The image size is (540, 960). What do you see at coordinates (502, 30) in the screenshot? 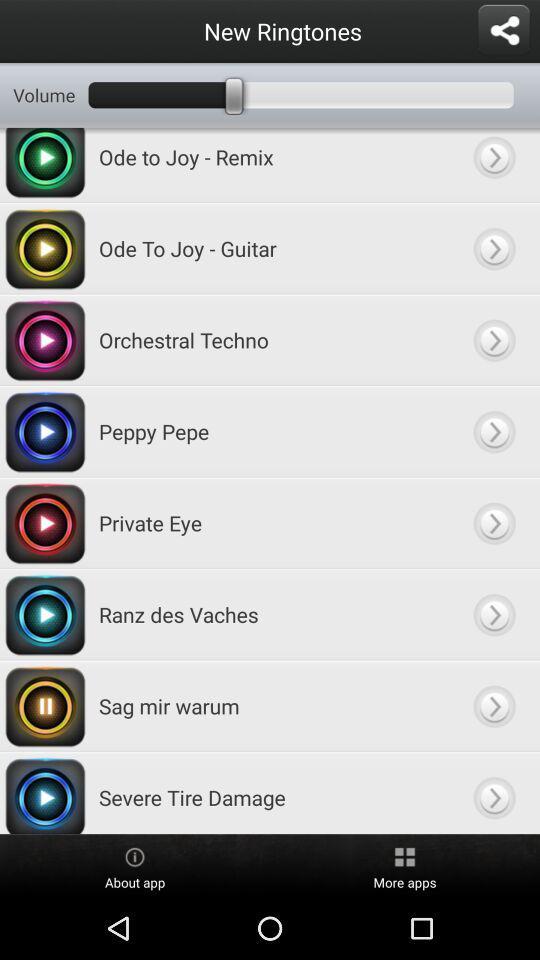
I see `shear` at bounding box center [502, 30].